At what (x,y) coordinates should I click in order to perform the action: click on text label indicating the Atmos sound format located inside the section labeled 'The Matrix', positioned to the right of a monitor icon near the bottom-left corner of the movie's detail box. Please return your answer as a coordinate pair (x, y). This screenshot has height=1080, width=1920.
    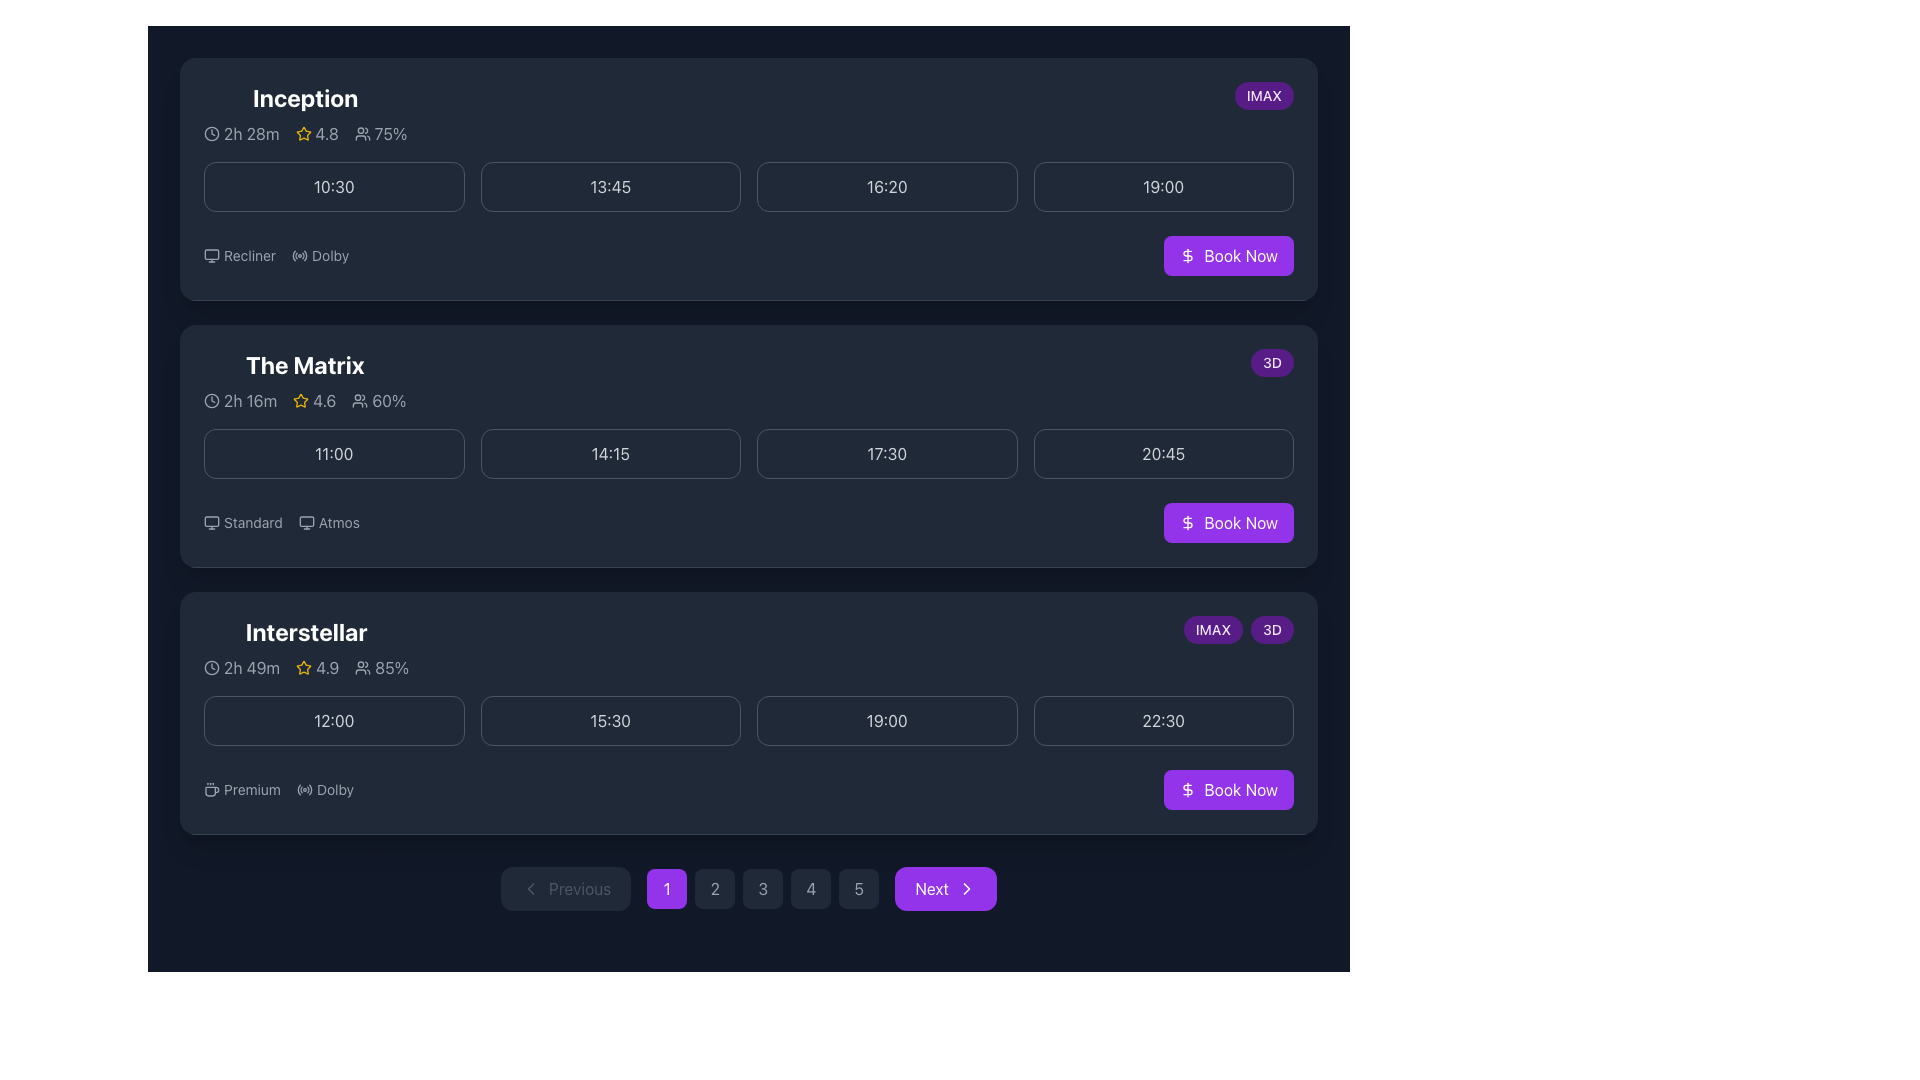
    Looking at the image, I should click on (339, 522).